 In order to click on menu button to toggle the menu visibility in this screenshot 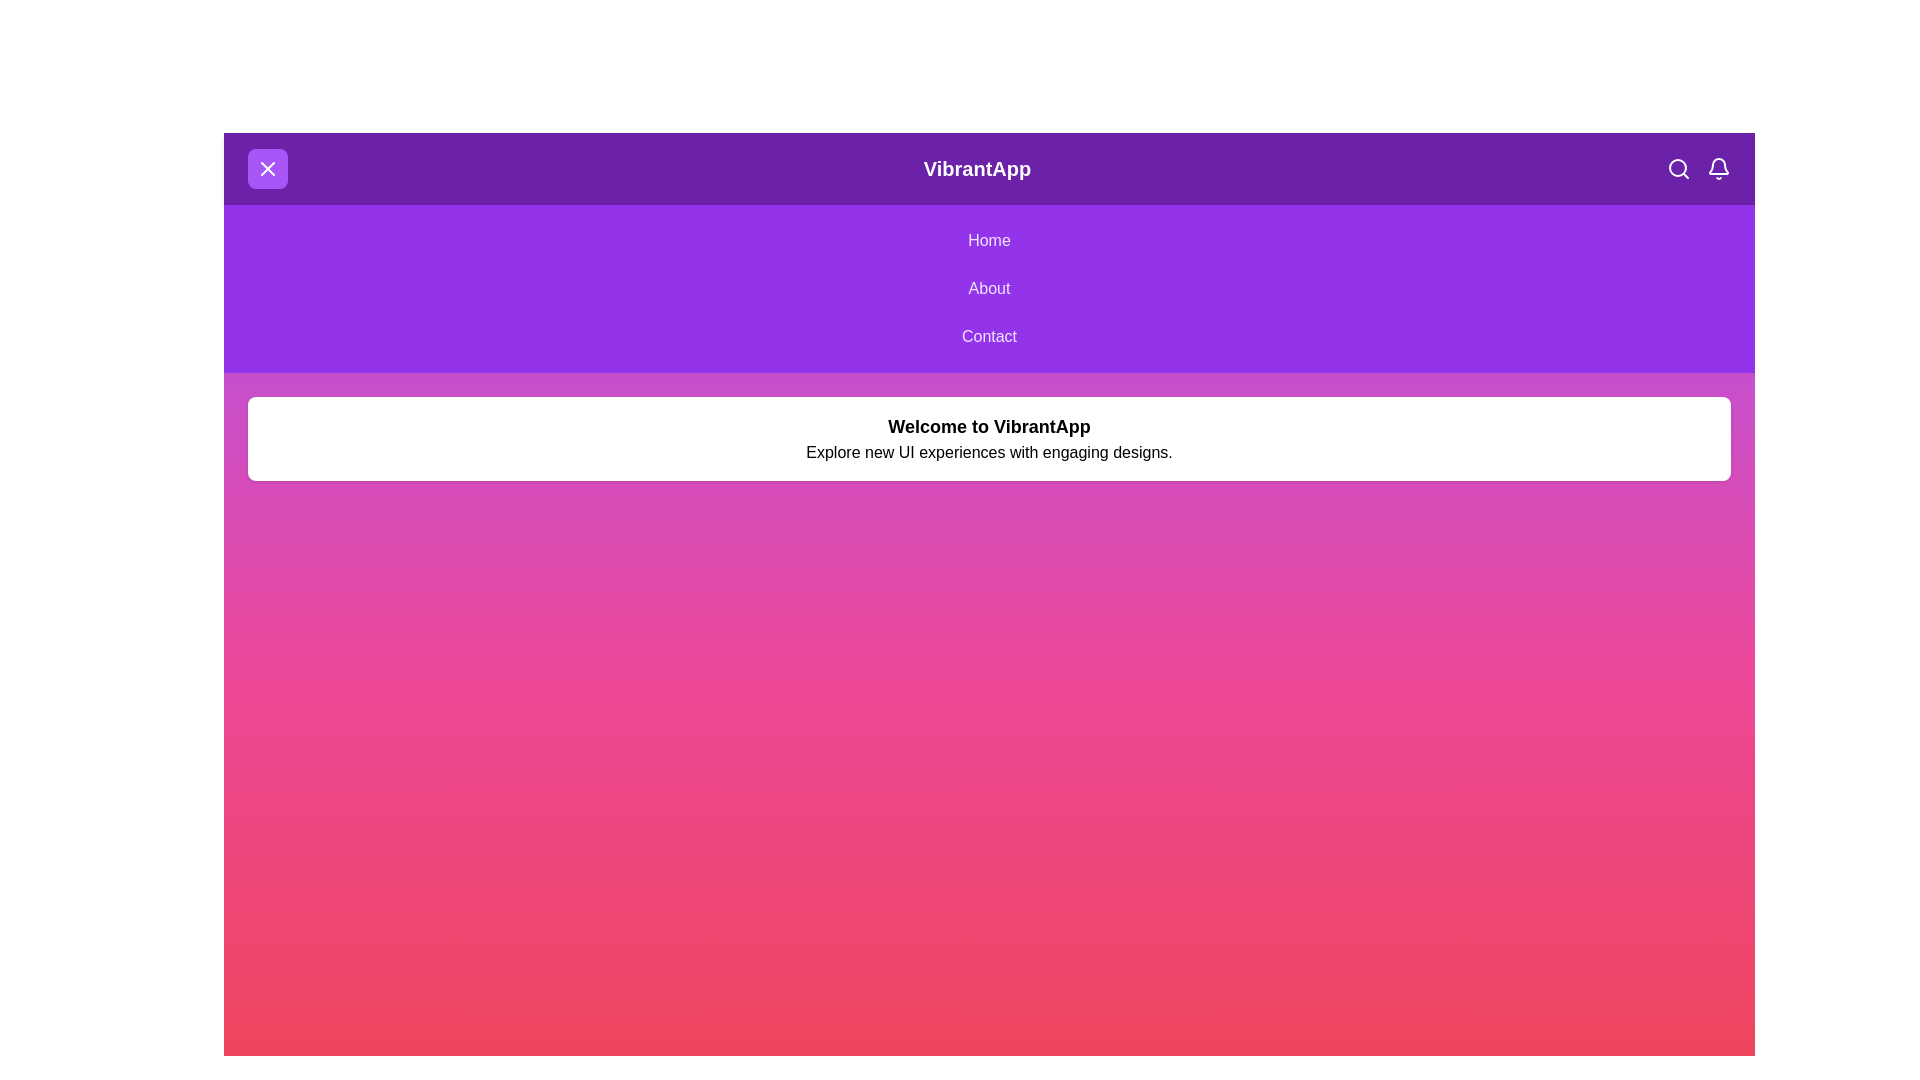, I will do `click(267, 168)`.